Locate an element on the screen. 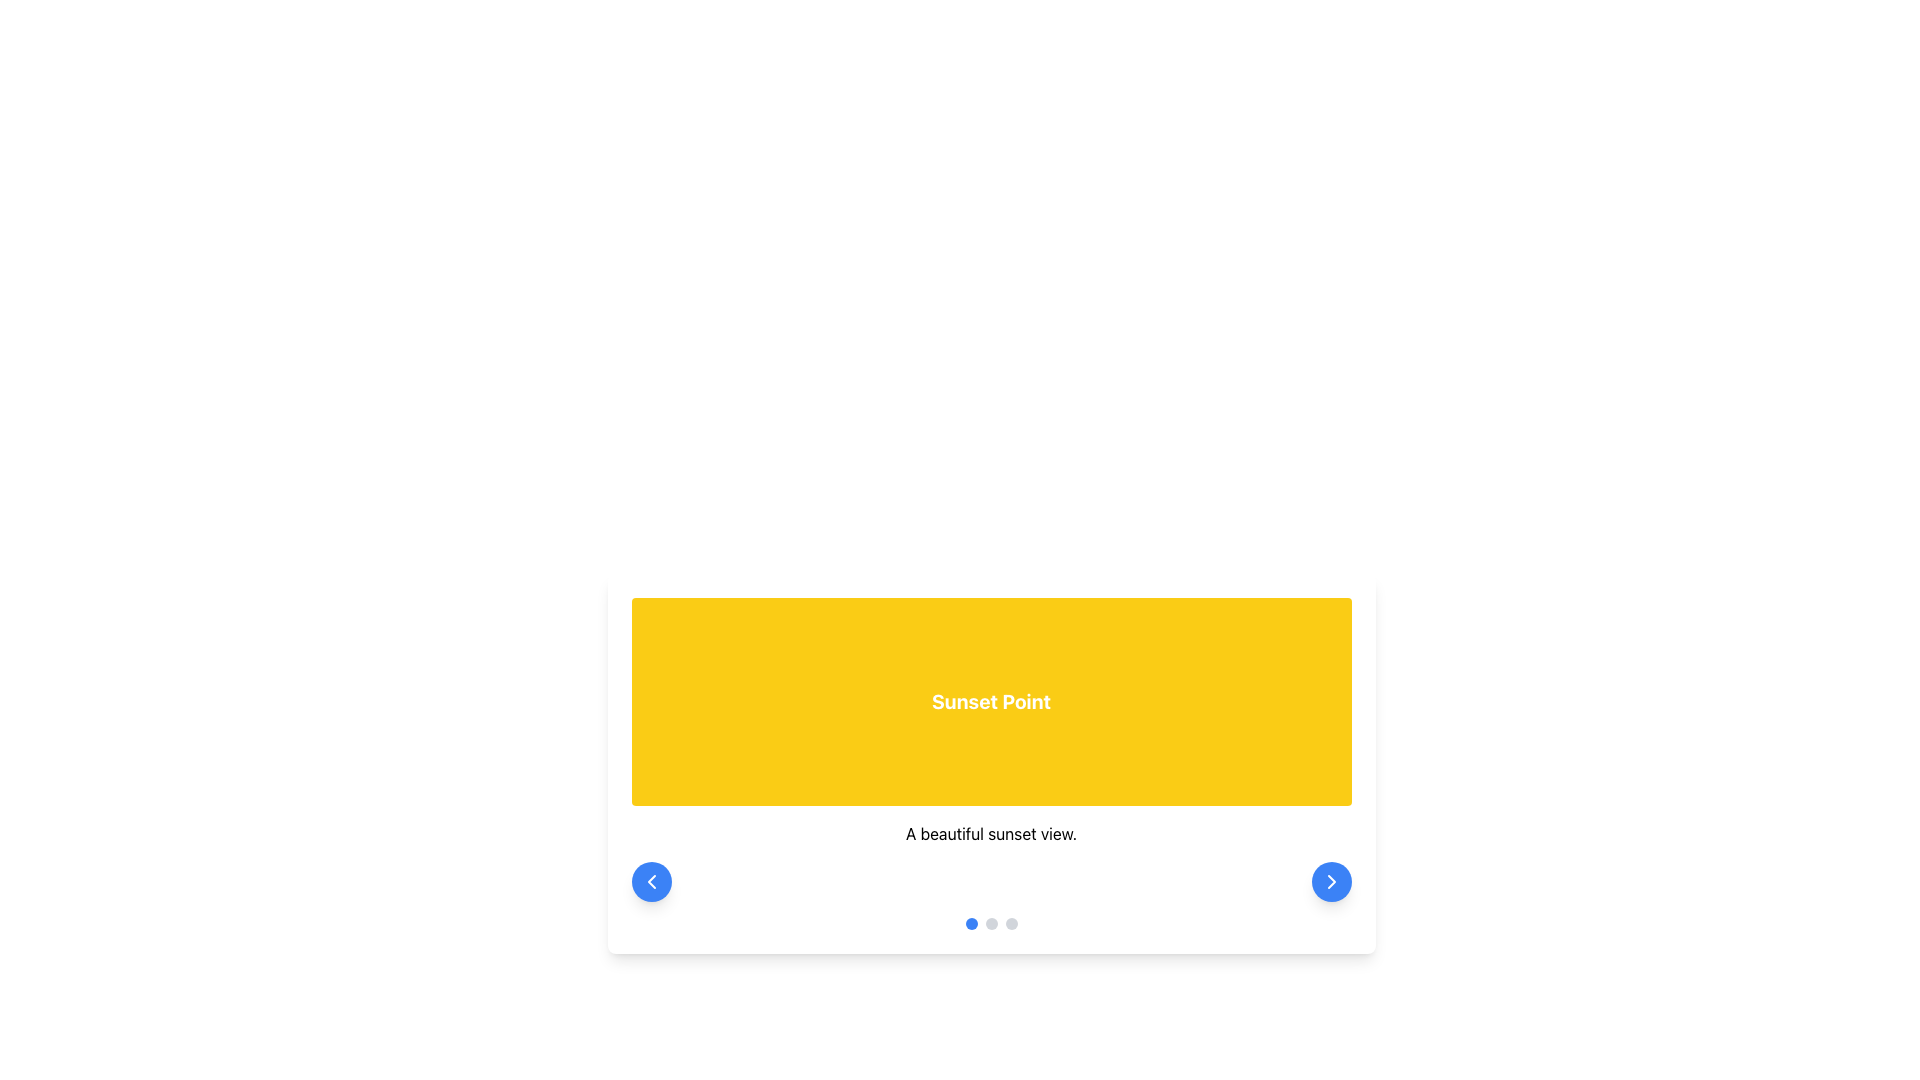 The height and width of the screenshot is (1080, 1920). the left navigation button located at the bottom-left corner of the carousel is located at coordinates (651, 881).